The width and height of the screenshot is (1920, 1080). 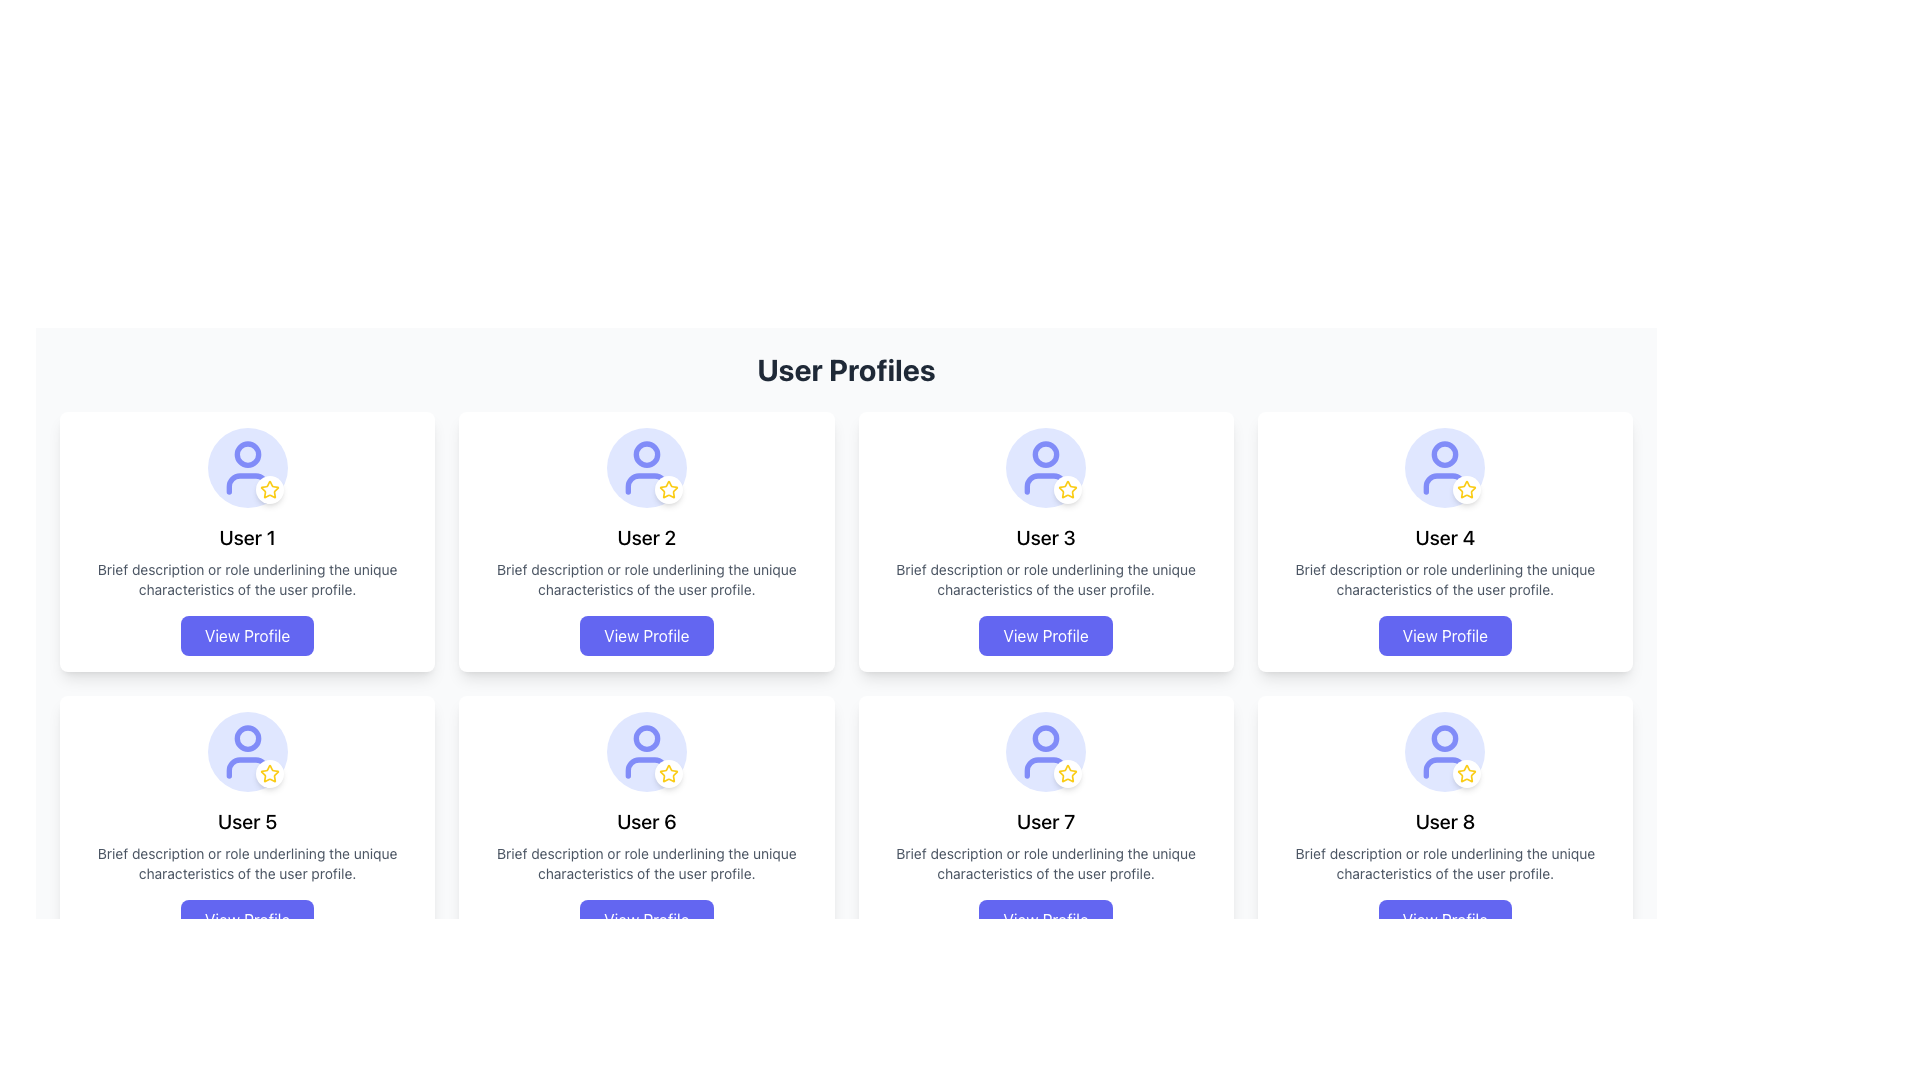 What do you see at coordinates (246, 467) in the screenshot?
I see `the user profile silhouette icon with a blue outline located in the top left card labeled 'User 1'` at bounding box center [246, 467].